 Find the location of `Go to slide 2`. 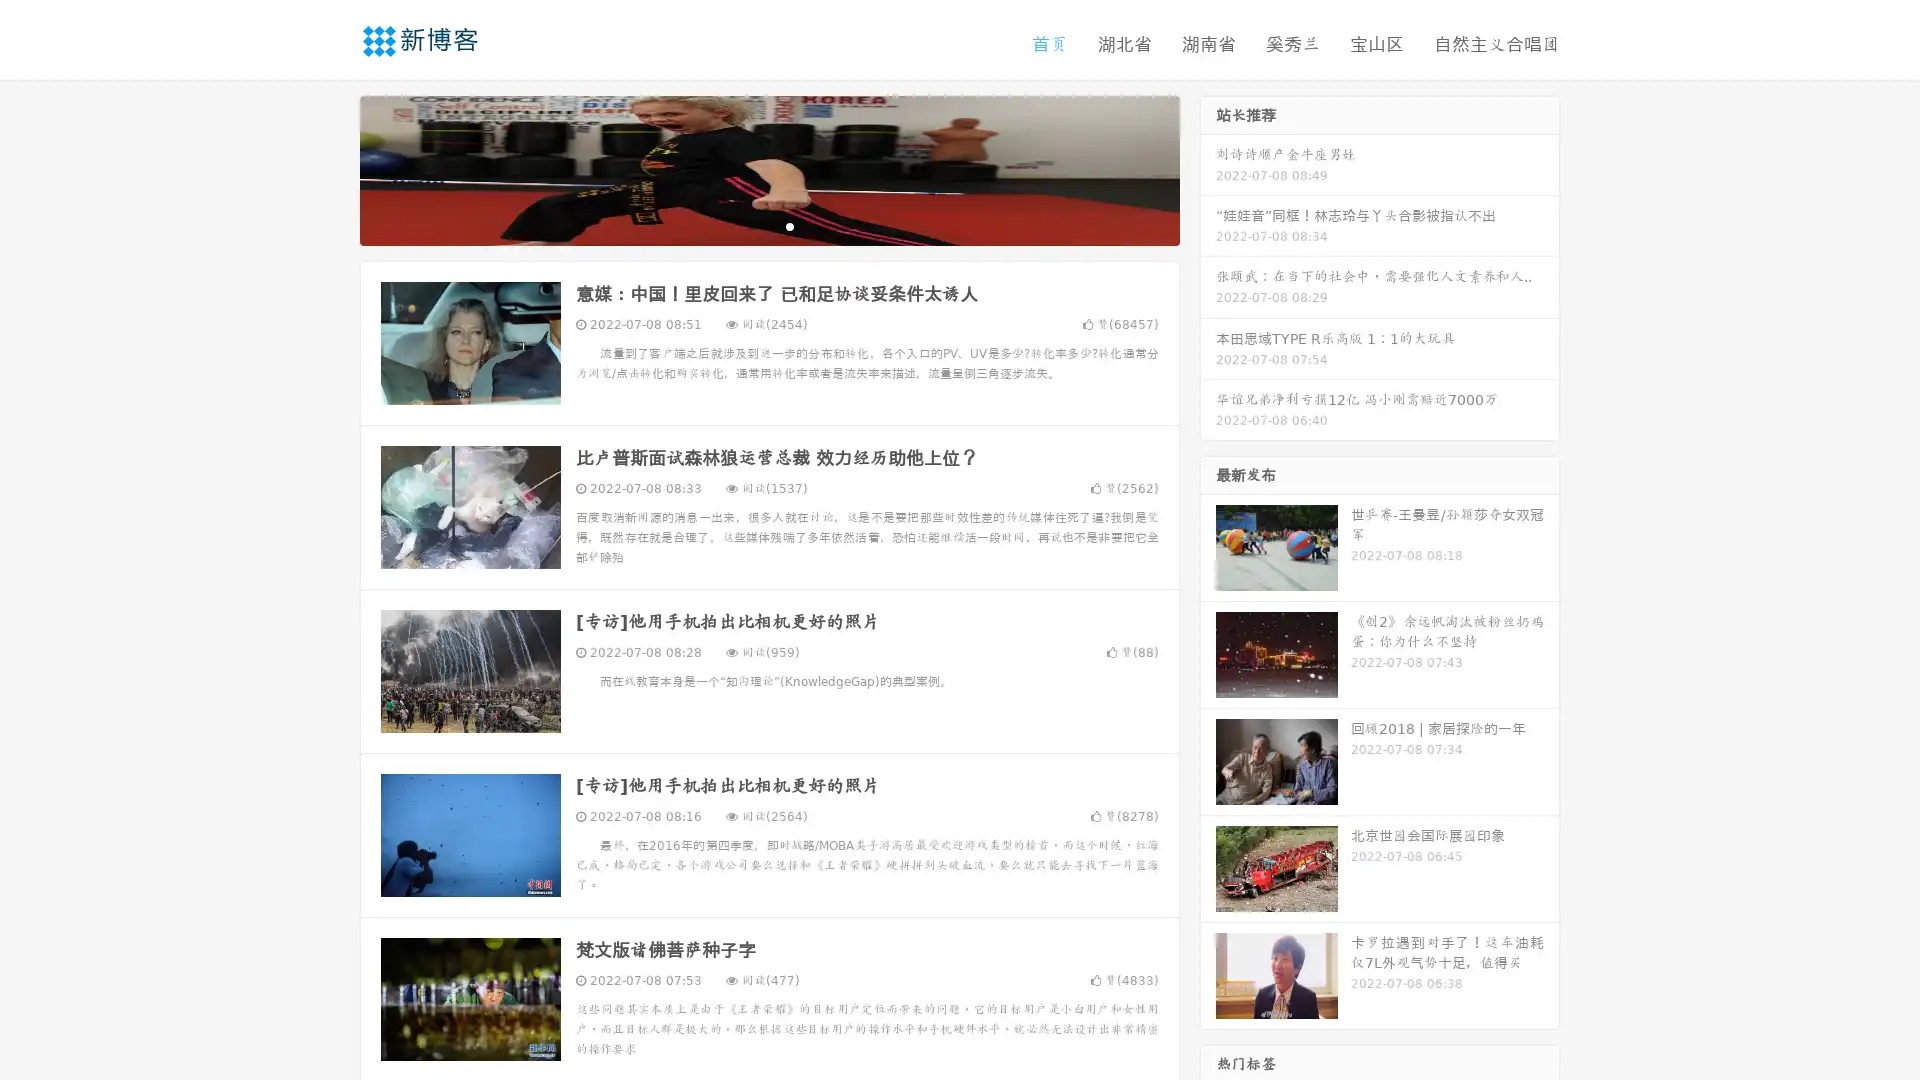

Go to slide 2 is located at coordinates (768, 225).